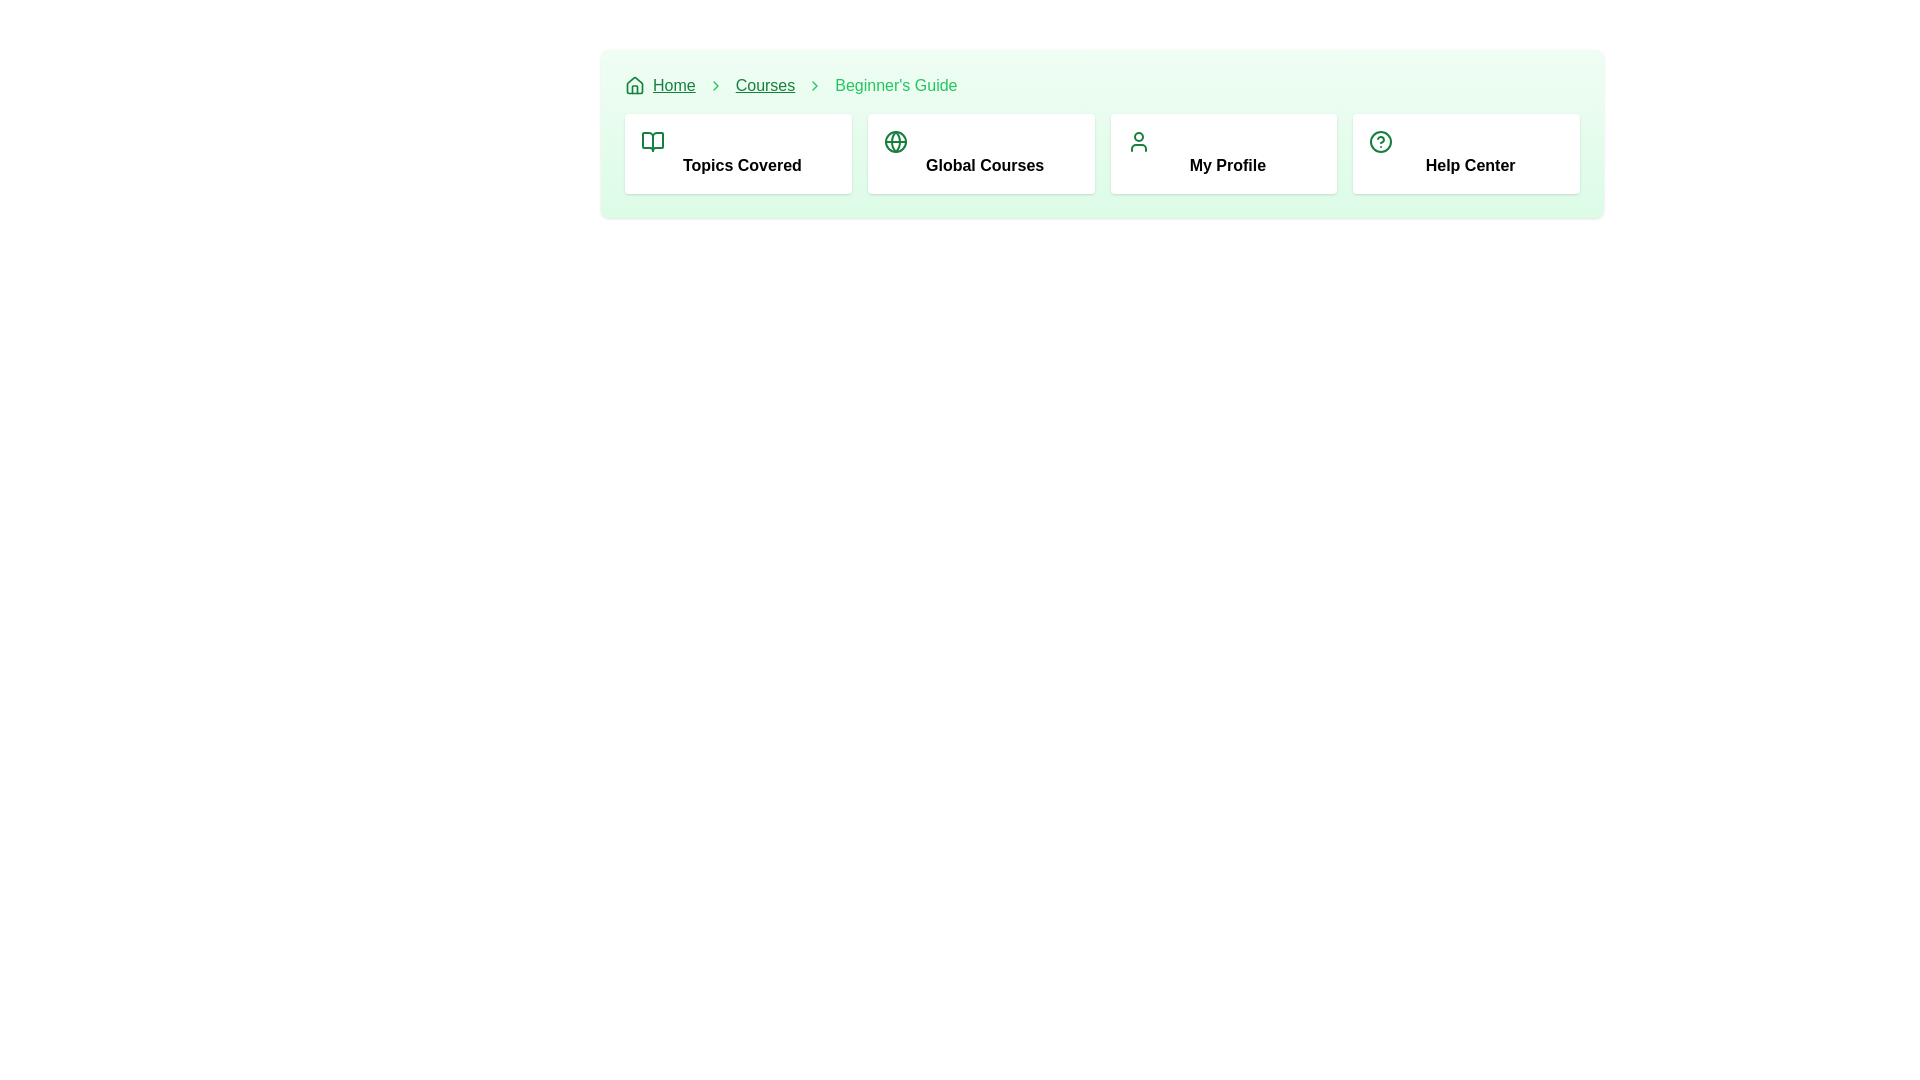  Describe the element at coordinates (652, 141) in the screenshot. I see `the 'Topics Covered' icon located in the first card of the row, aligned to the left side, to visually represent the section` at that location.